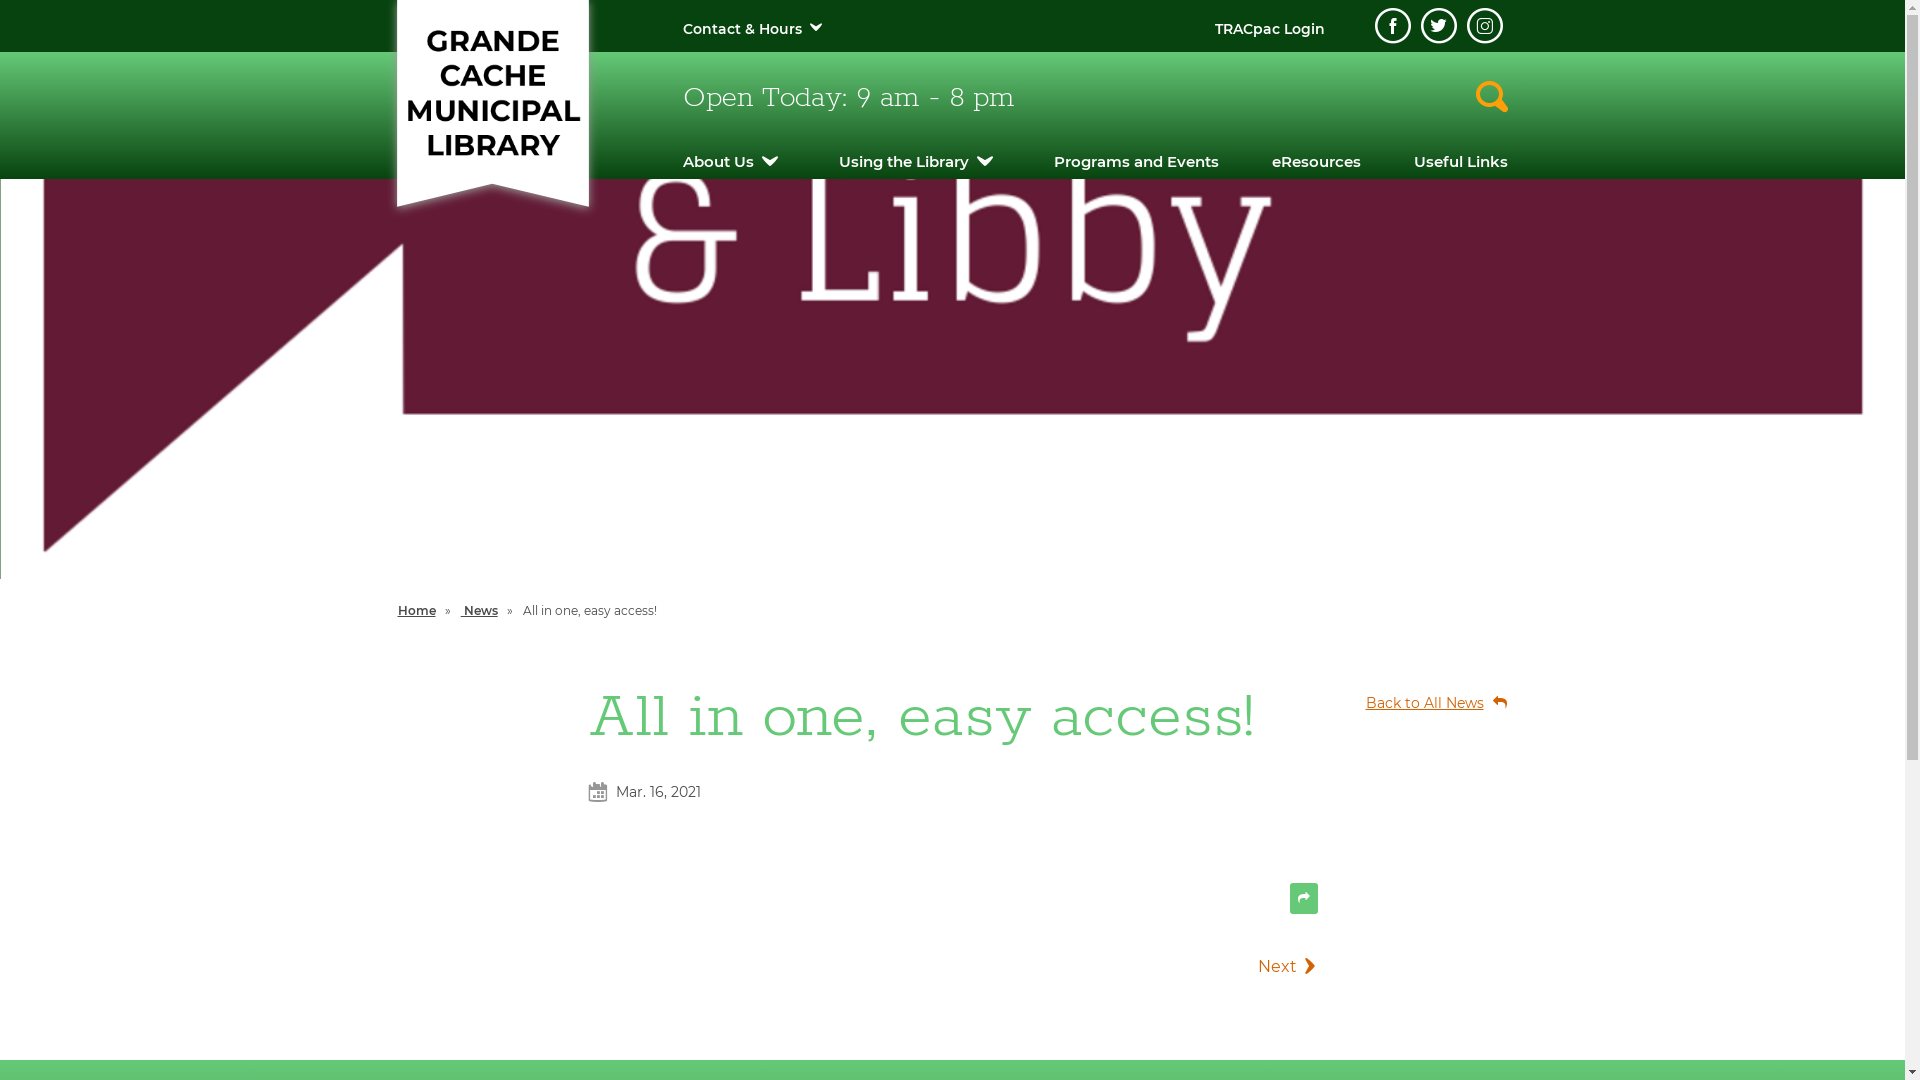 Image resolution: width=1920 pixels, height=1080 pixels. What do you see at coordinates (1426, 702) in the screenshot?
I see `'Back to All News'` at bounding box center [1426, 702].